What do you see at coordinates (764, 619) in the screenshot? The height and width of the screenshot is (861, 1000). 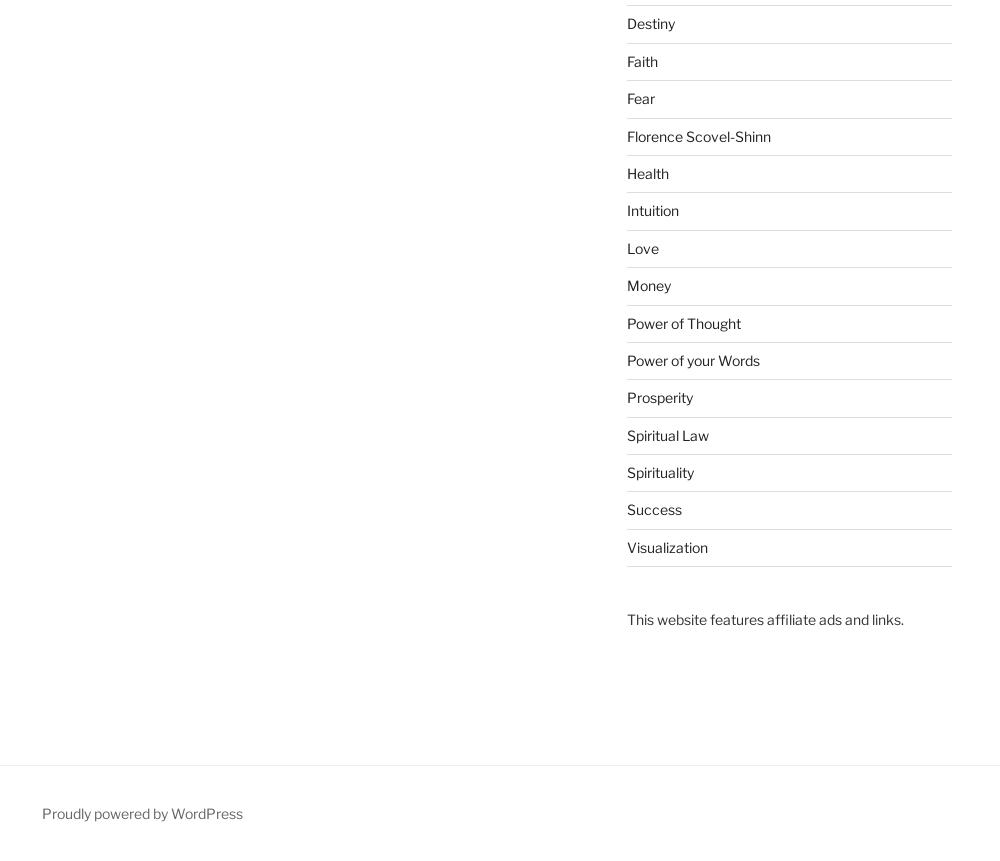 I see `'This website features affiliate ads and links.'` at bounding box center [764, 619].